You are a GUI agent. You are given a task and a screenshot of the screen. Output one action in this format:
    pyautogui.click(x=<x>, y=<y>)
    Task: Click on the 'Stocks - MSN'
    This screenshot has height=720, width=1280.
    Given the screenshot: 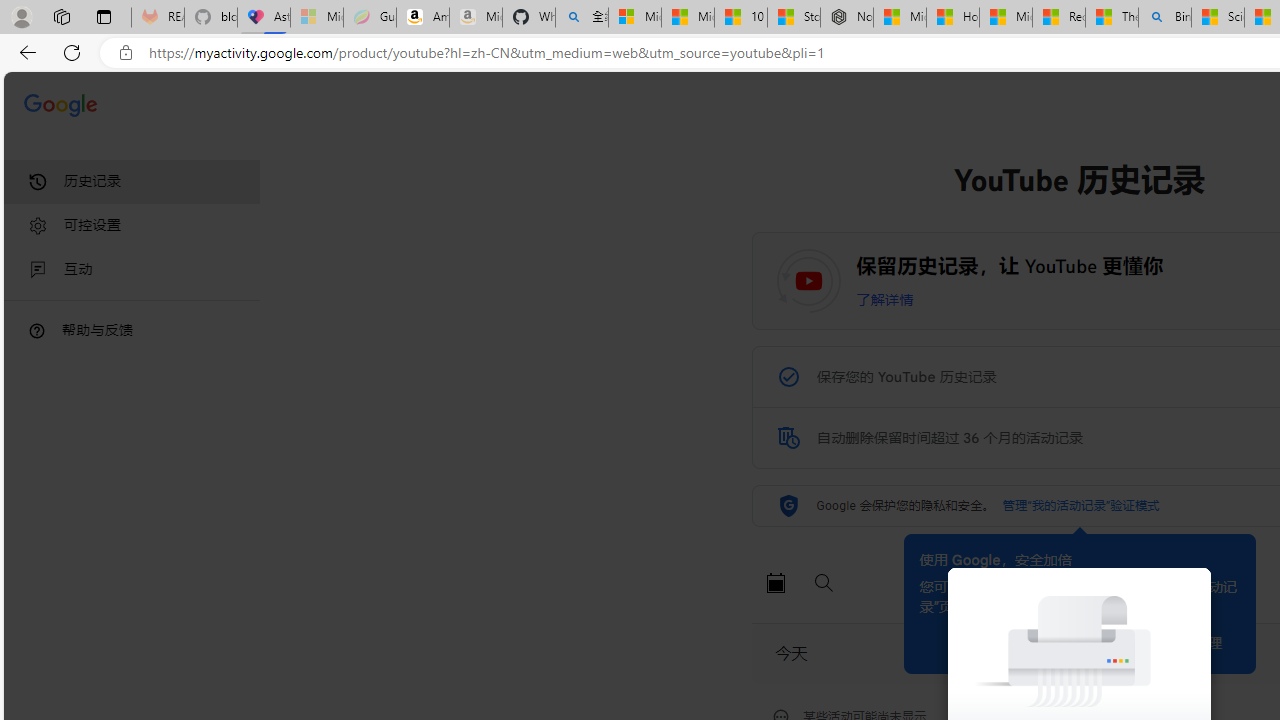 What is the action you would take?
    pyautogui.click(x=793, y=17)
    